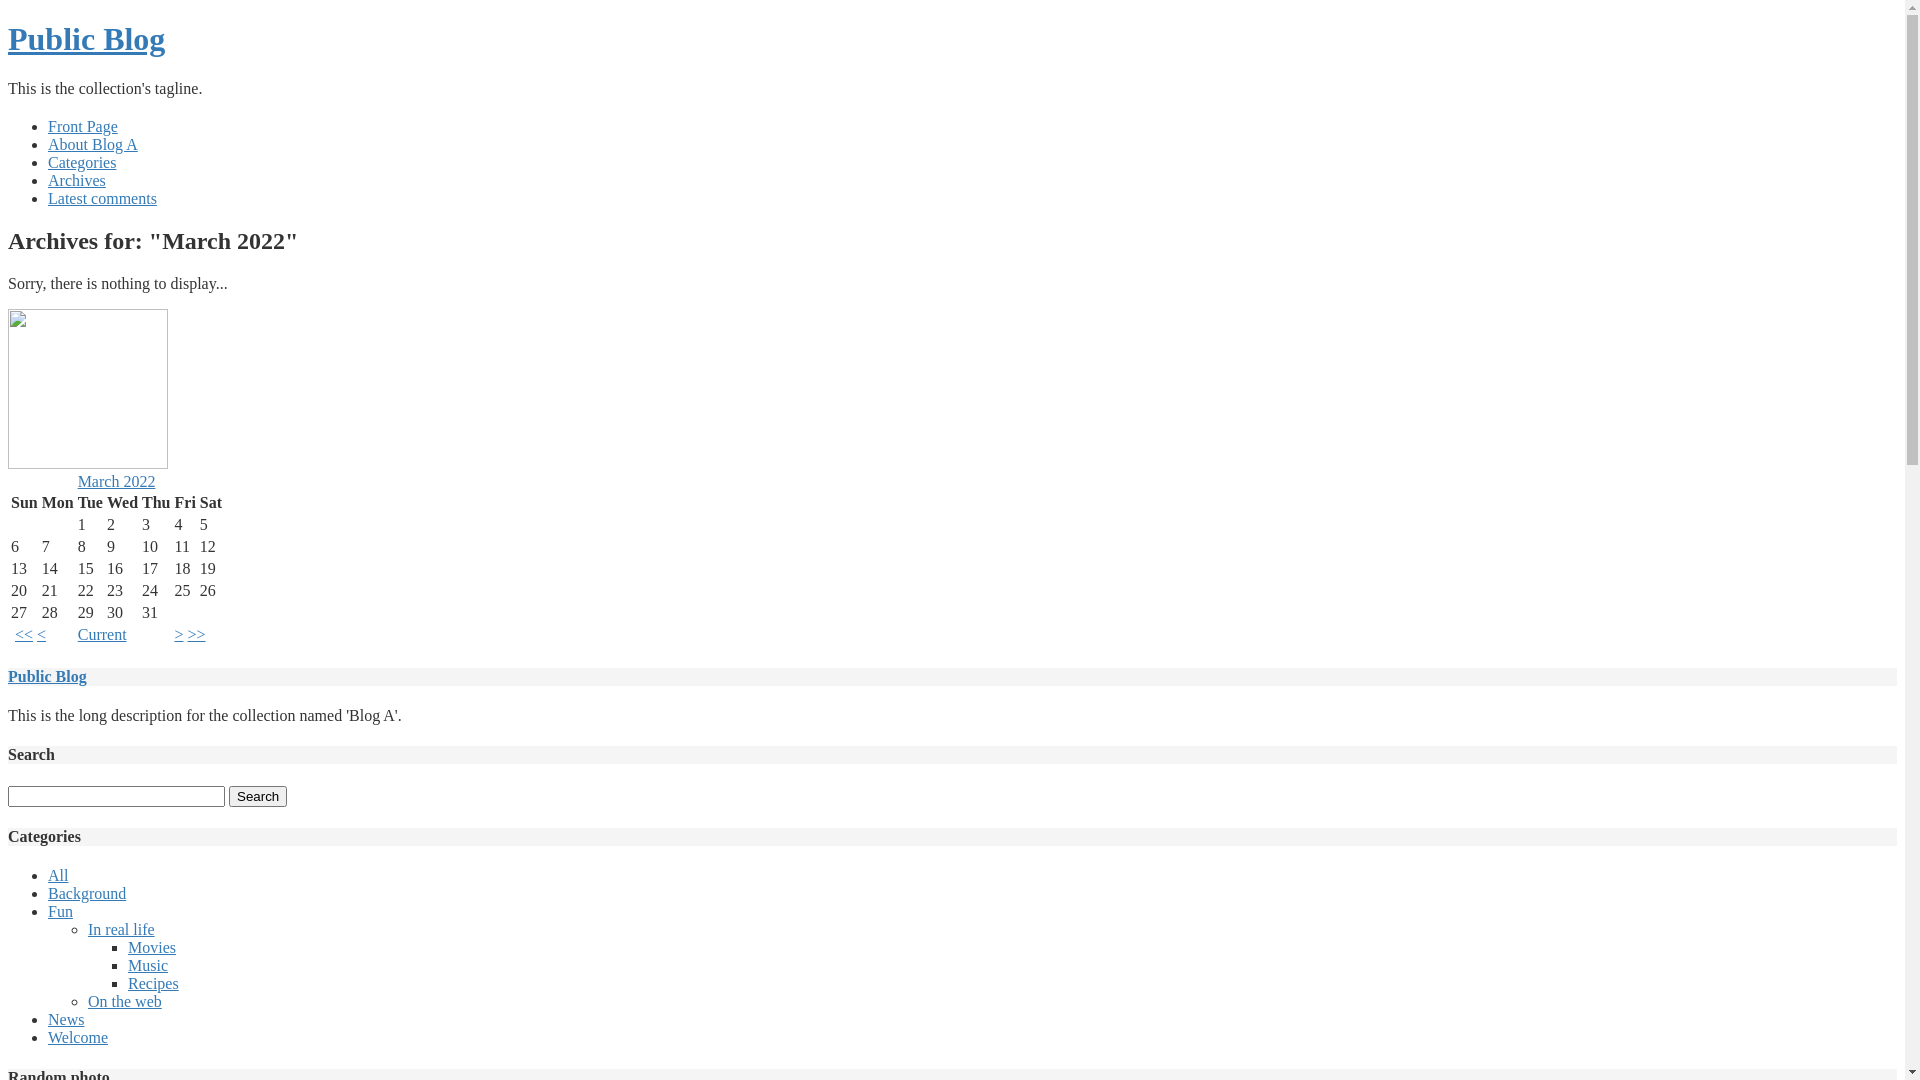  Describe the element at coordinates (48, 892) in the screenshot. I see `'Background'` at that location.